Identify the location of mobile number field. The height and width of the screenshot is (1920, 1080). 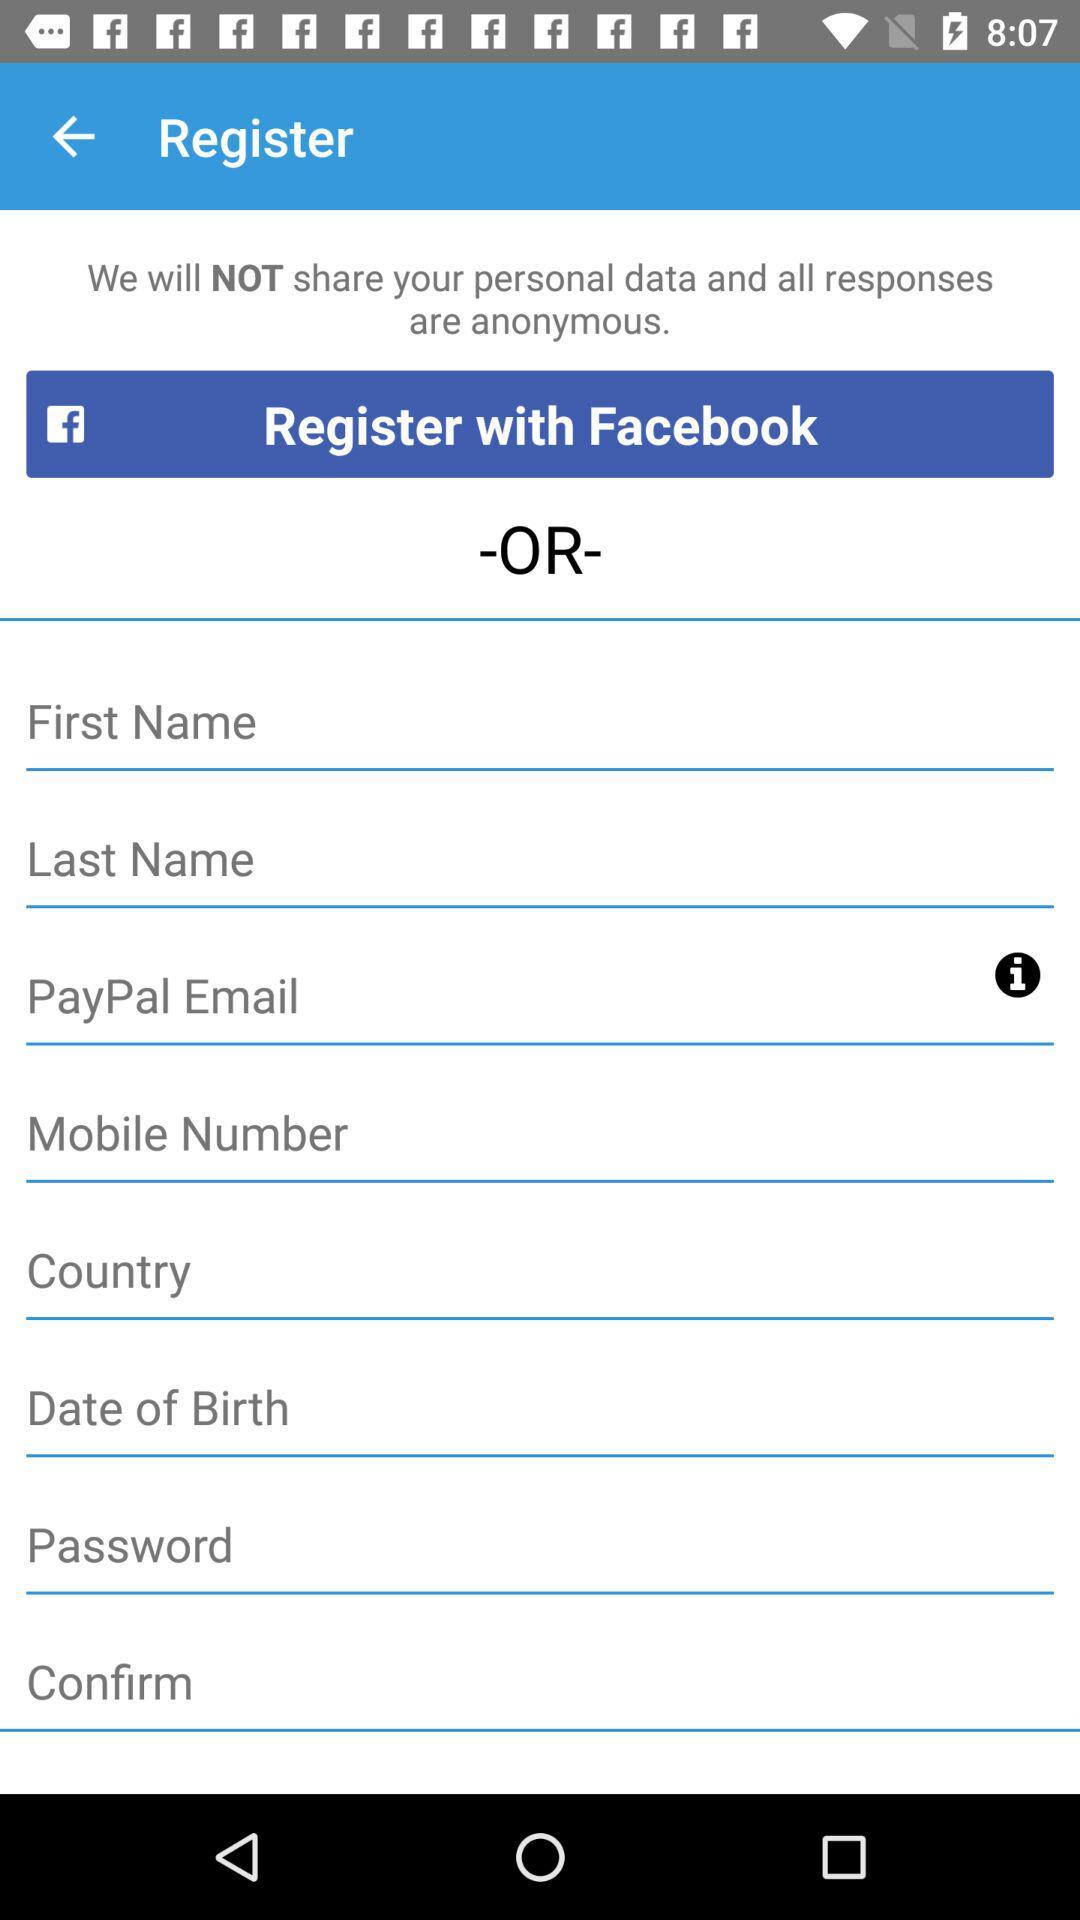
(540, 1134).